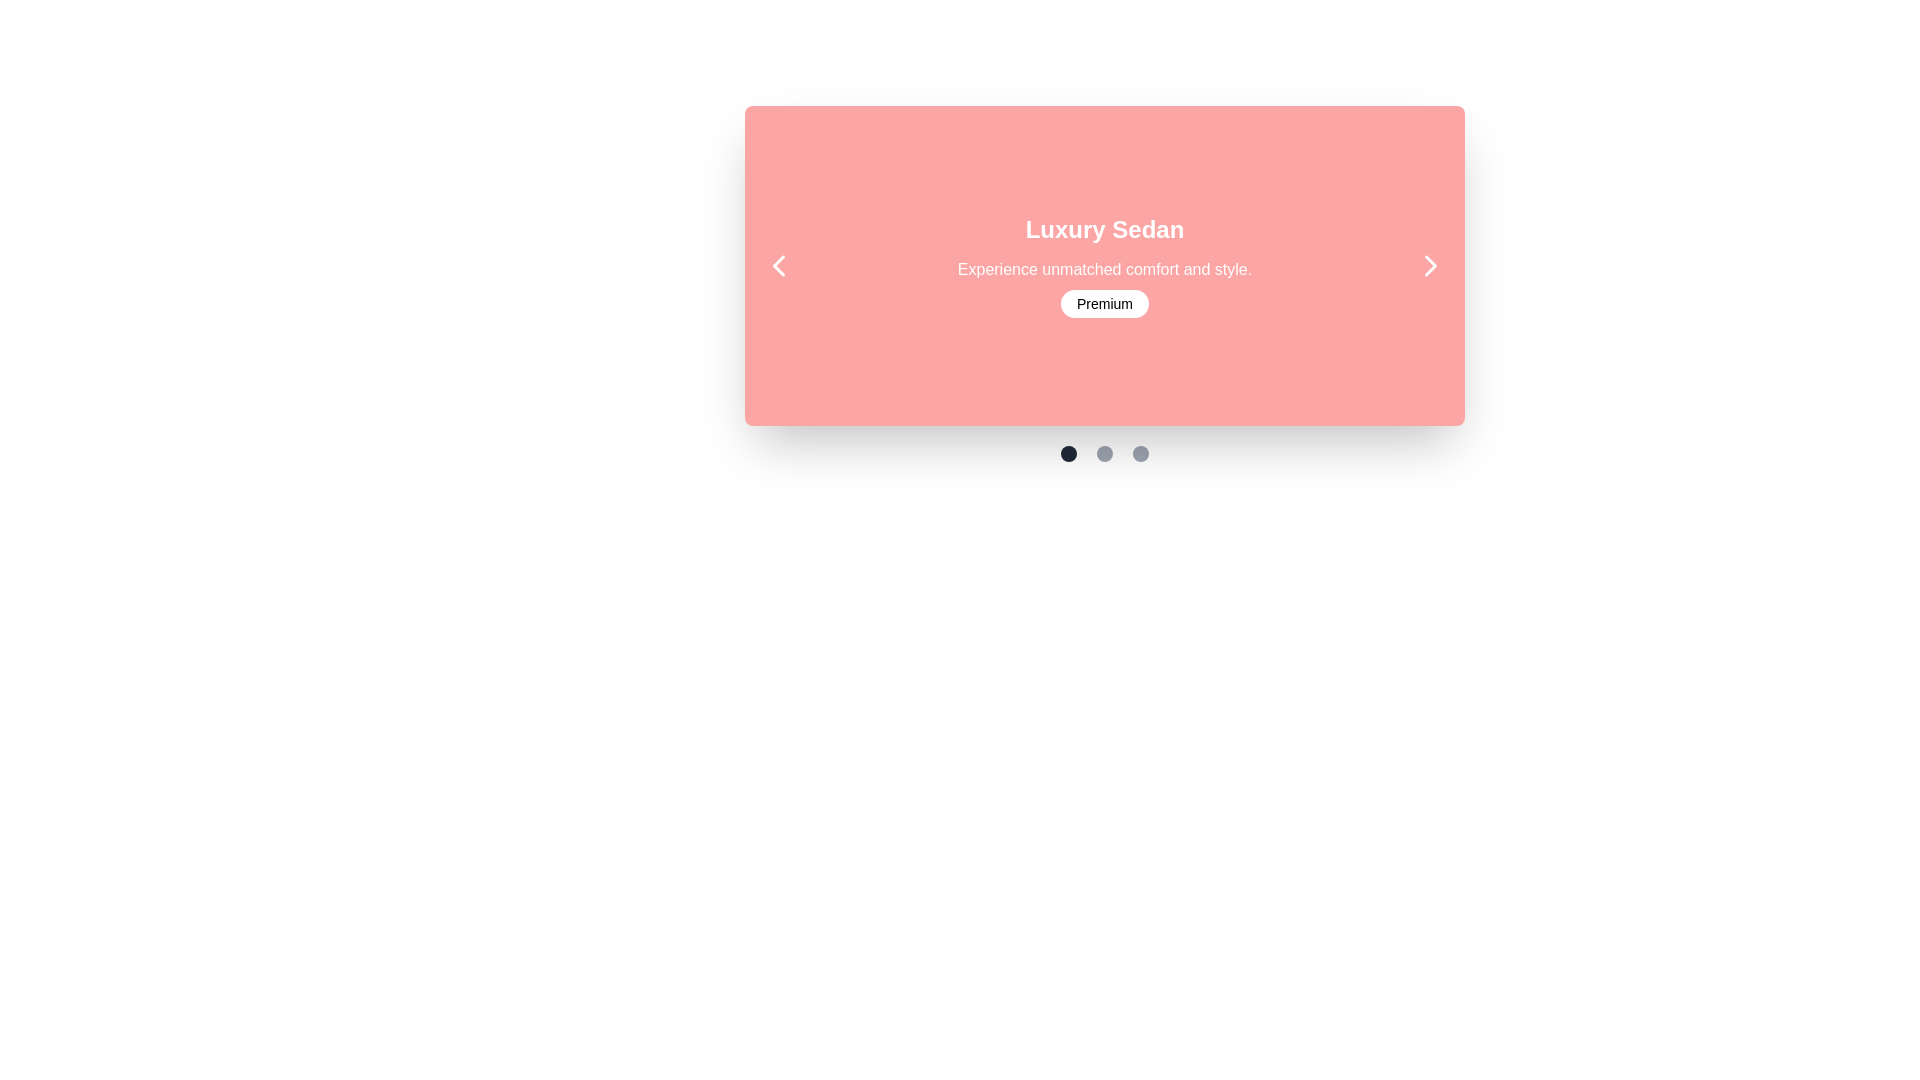 The image size is (1920, 1080). Describe the element at coordinates (1103, 270) in the screenshot. I see `the static text label providing additional context for 'Luxury Sedan', positioned below the title and above the 'Premium' button` at that location.